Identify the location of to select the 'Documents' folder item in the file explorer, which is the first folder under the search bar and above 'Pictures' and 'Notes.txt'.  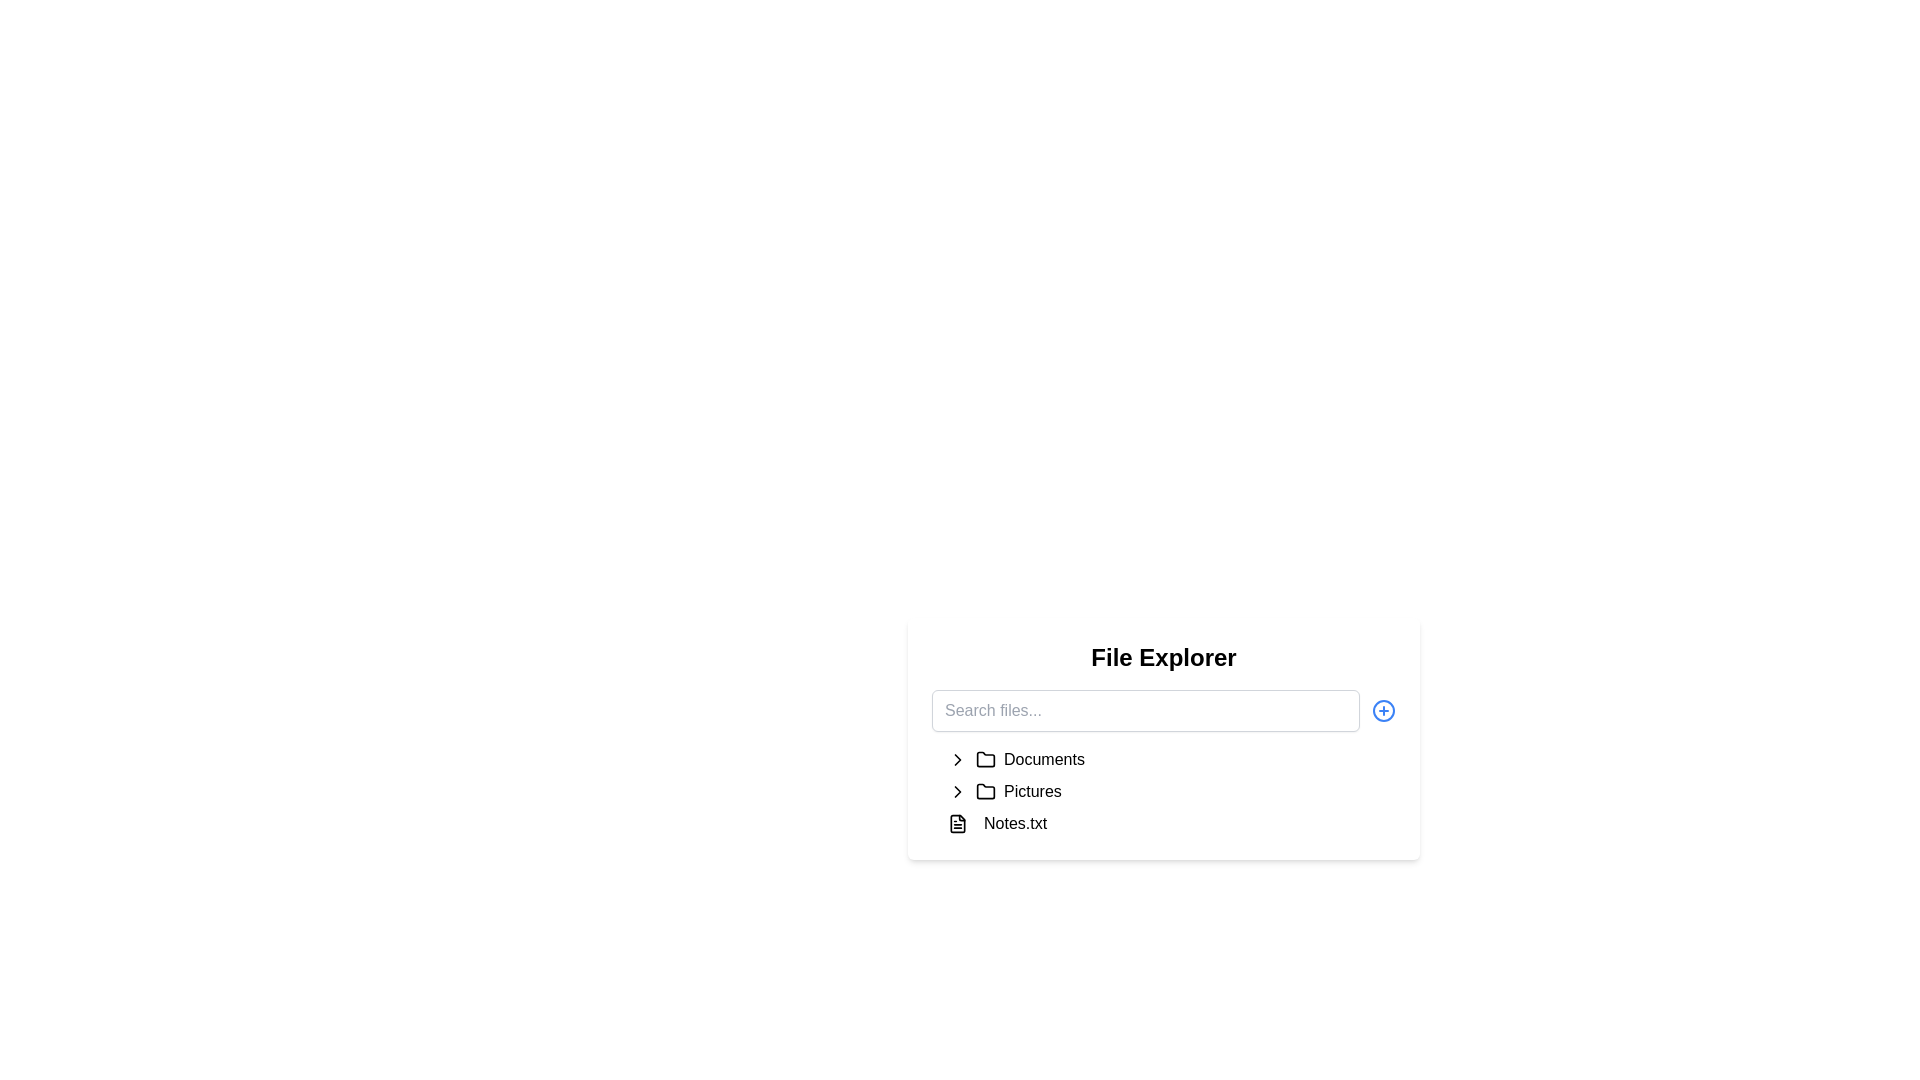
(1171, 759).